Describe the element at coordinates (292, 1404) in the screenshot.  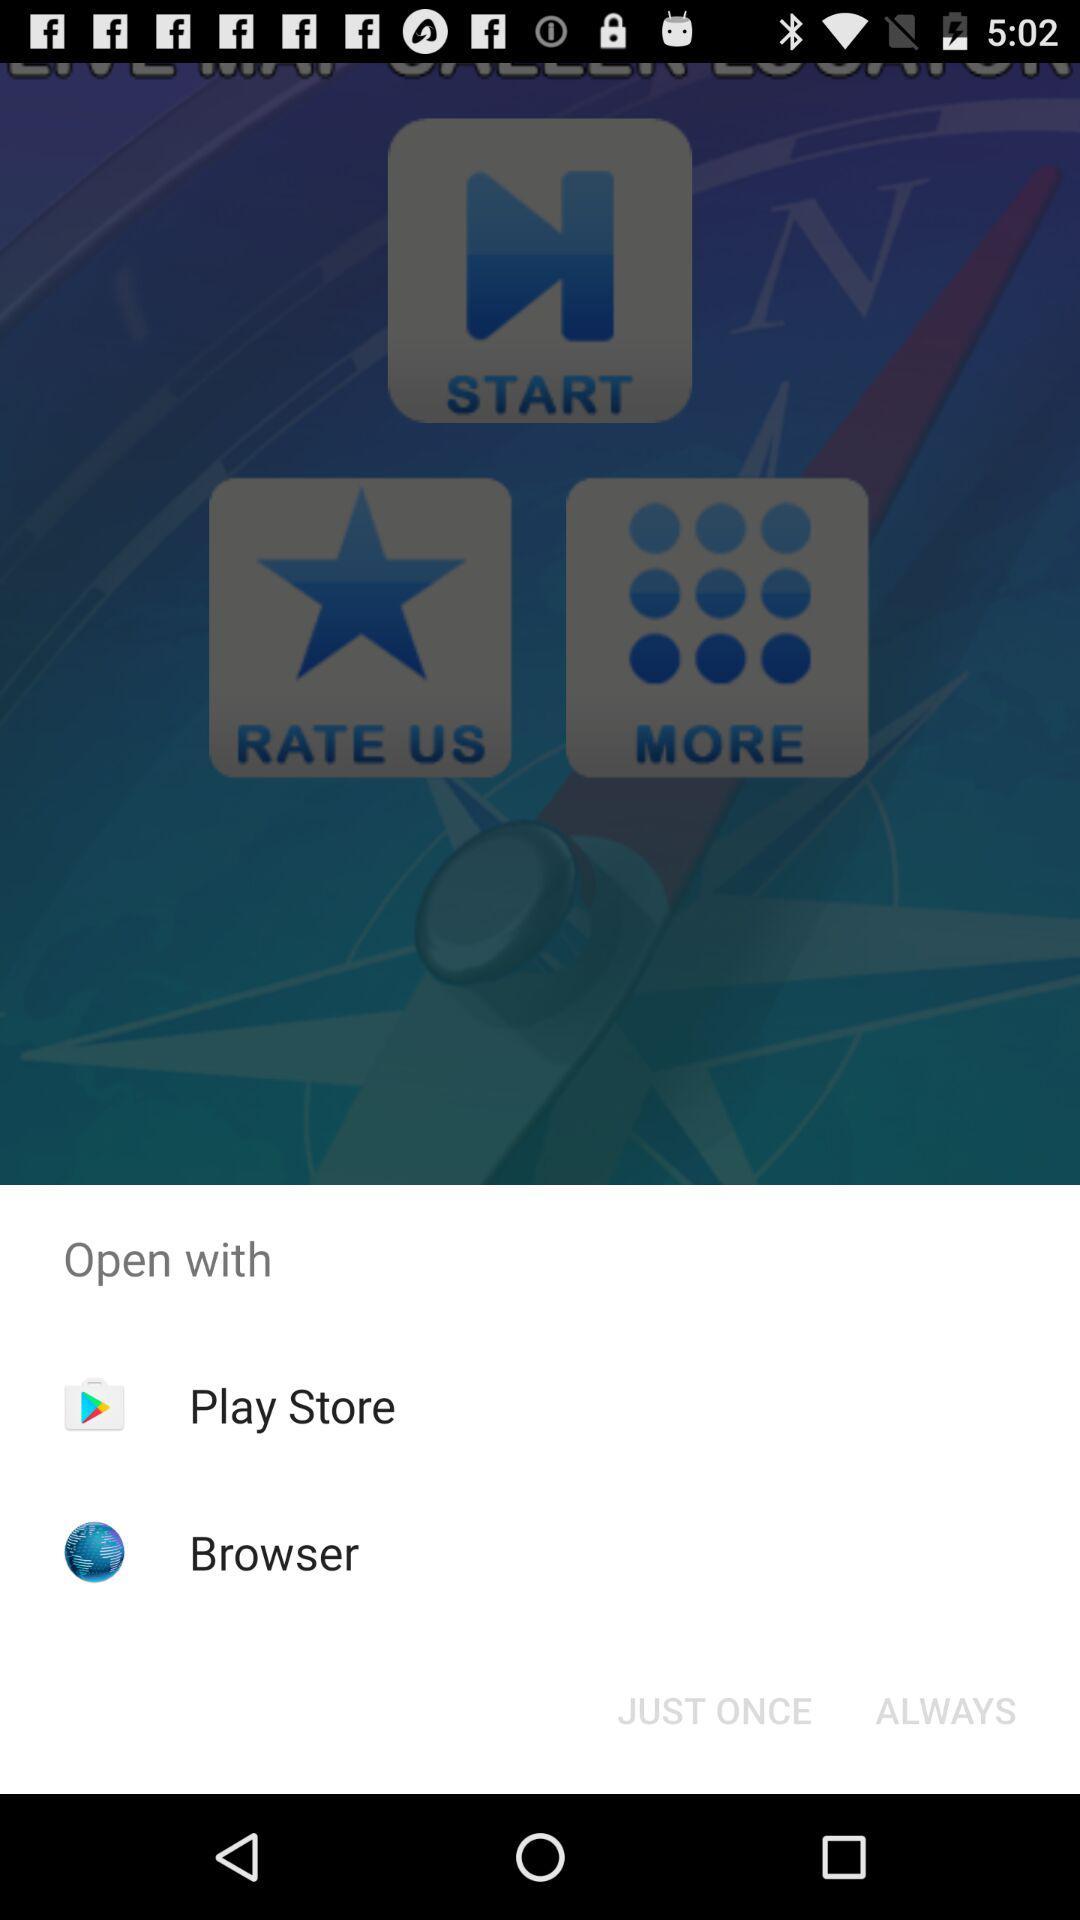
I see `the icon above browser icon` at that location.